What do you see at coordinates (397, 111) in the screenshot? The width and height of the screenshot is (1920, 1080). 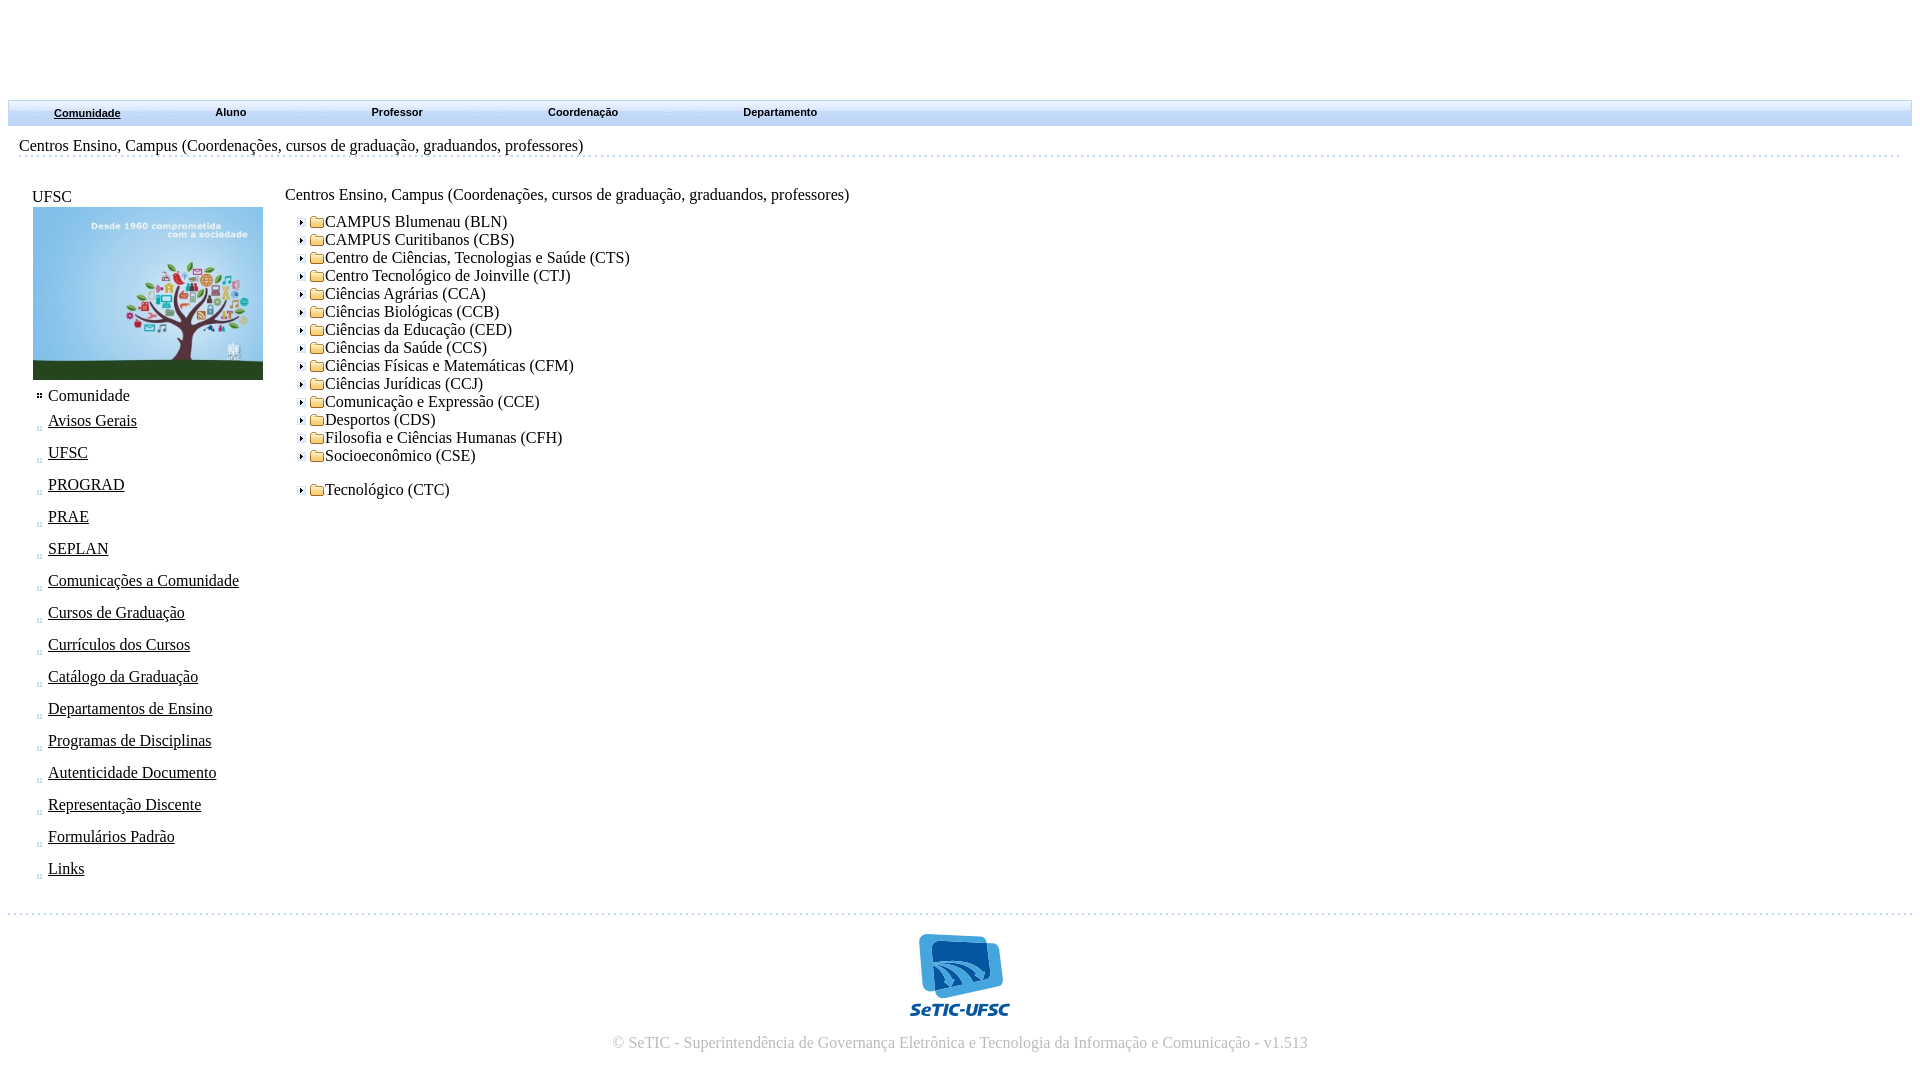 I see `'Professor'` at bounding box center [397, 111].